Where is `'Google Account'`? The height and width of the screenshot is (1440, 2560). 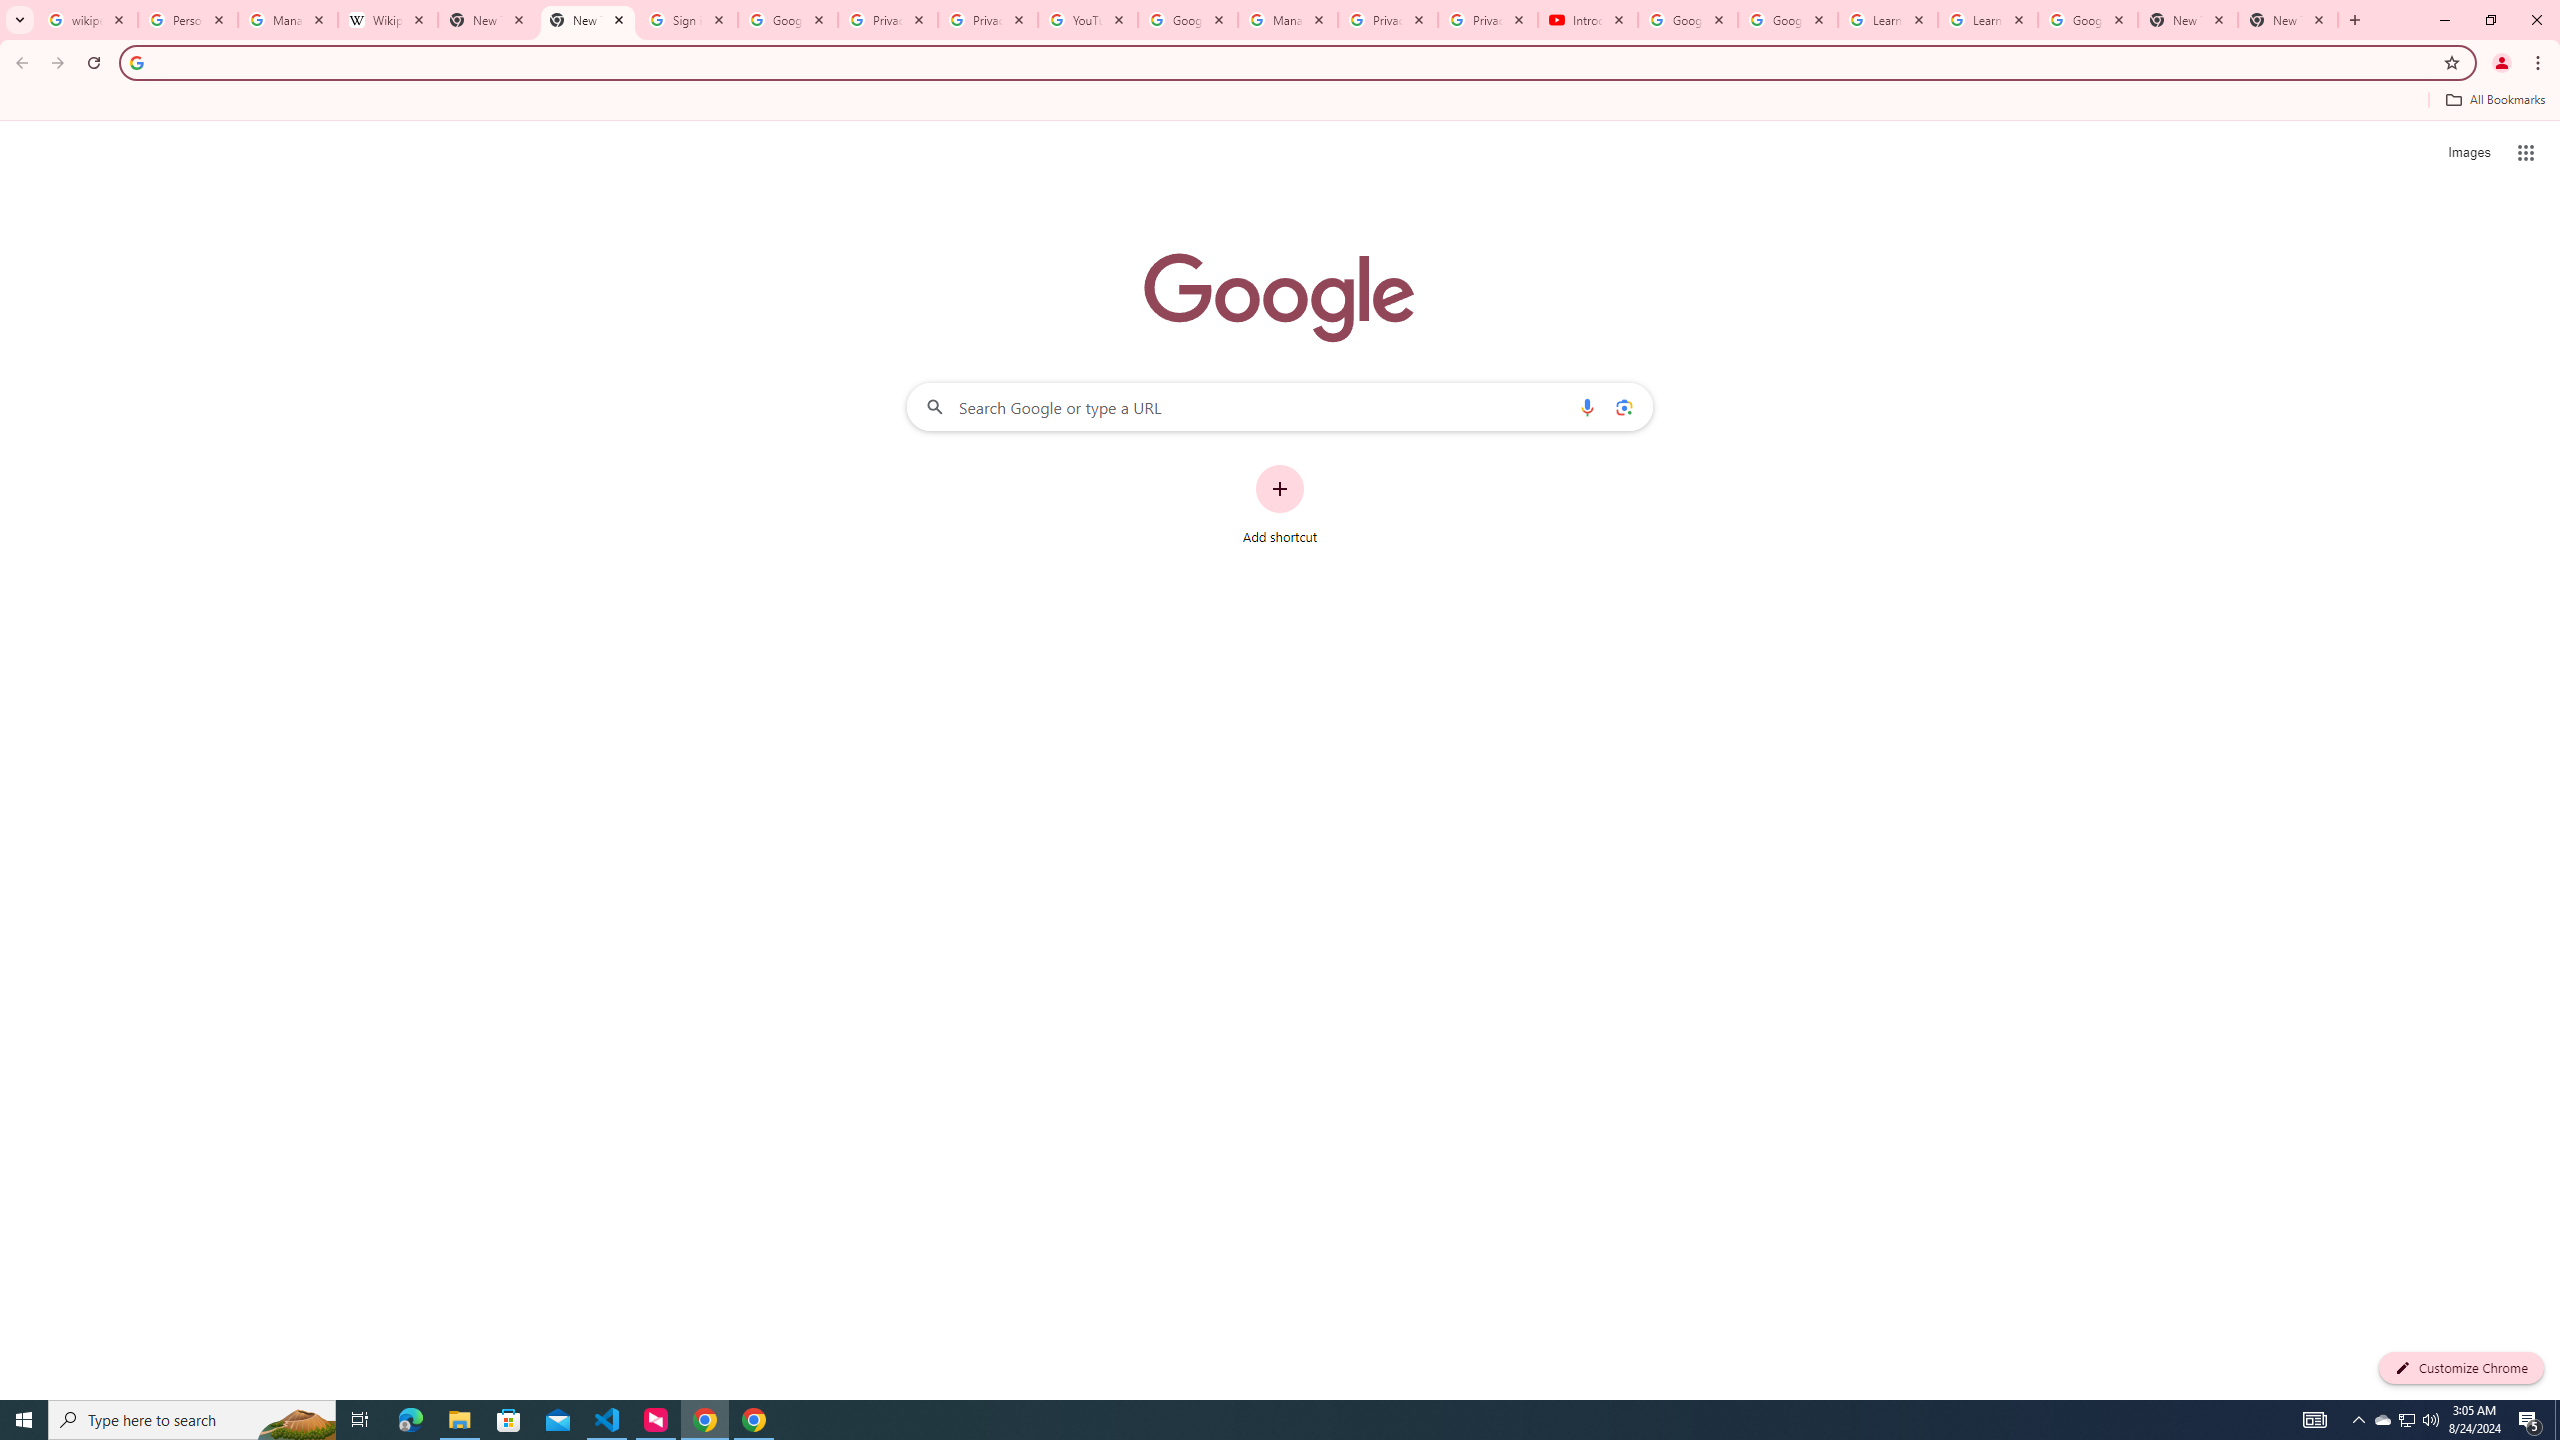 'Google Account' is located at coordinates (2087, 19).